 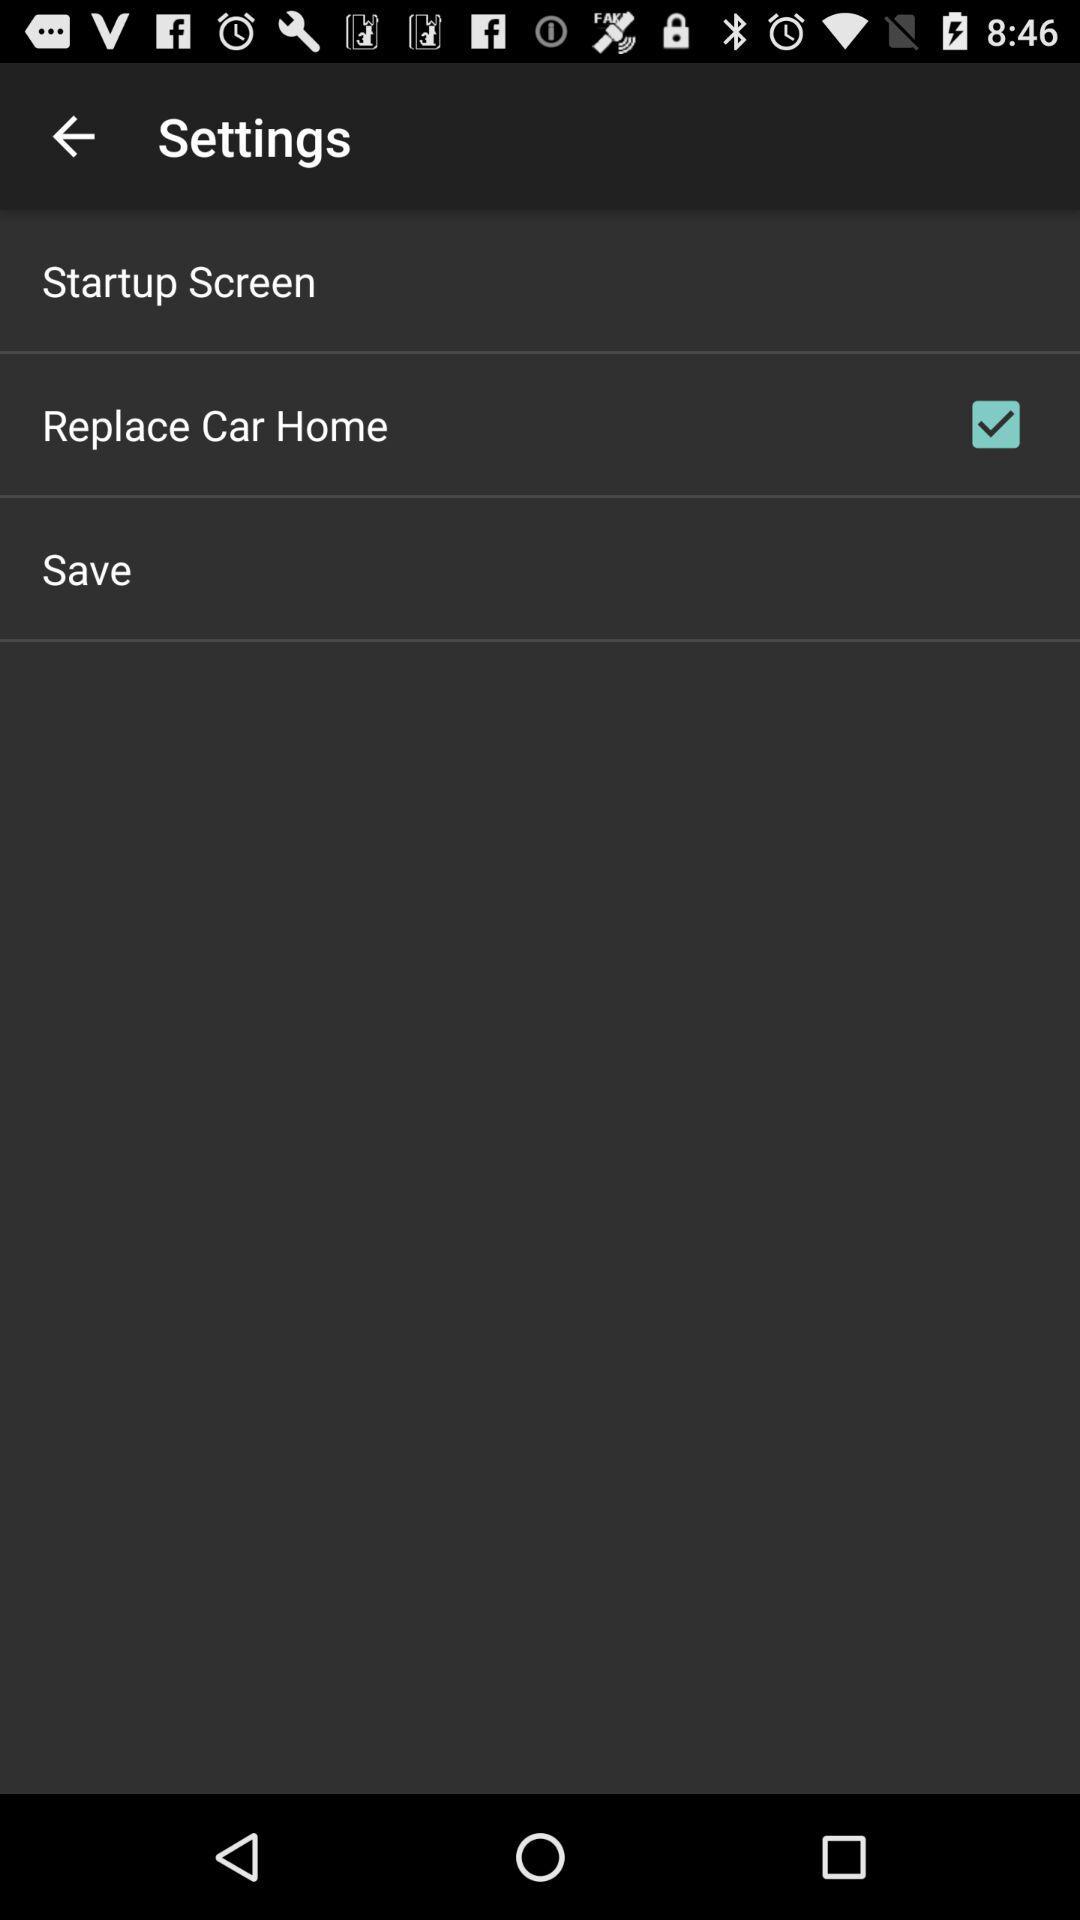 I want to click on the startup screen app, so click(x=178, y=279).